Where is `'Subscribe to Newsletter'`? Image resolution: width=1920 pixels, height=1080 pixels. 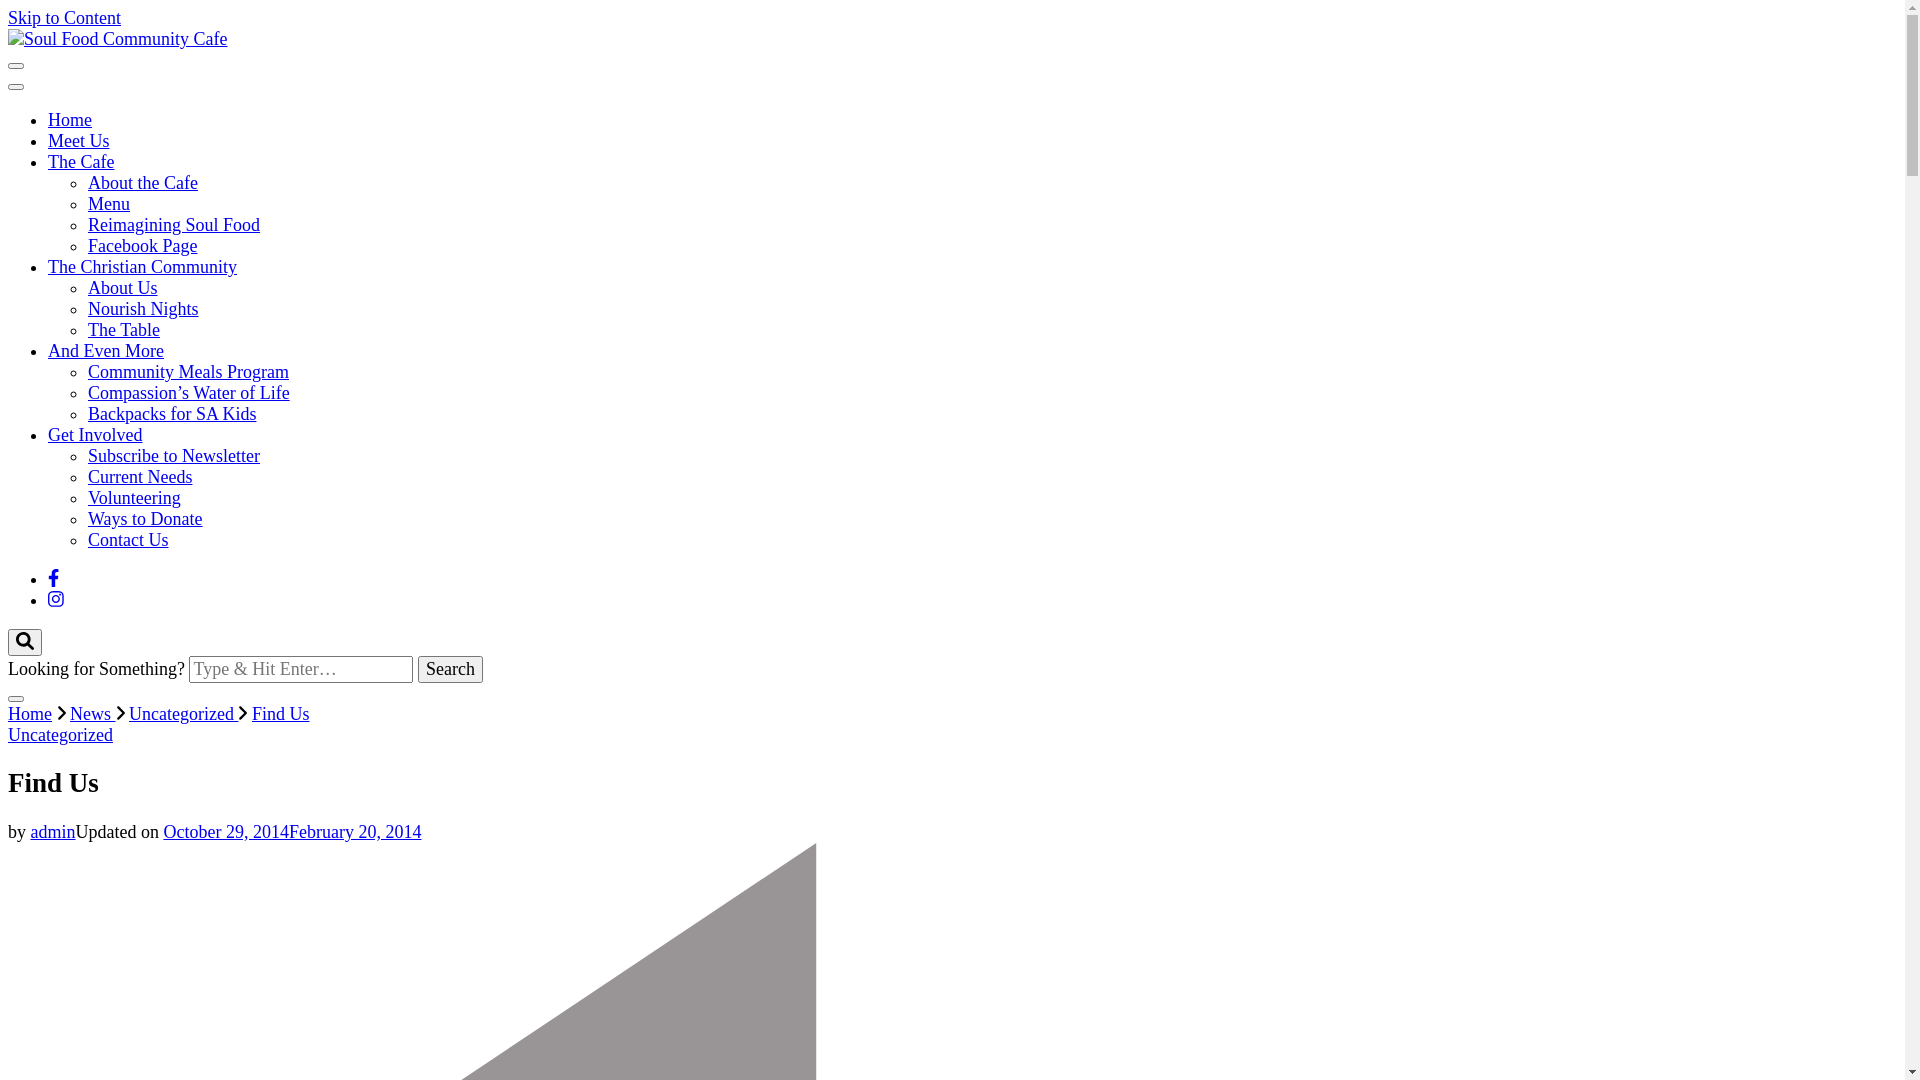 'Subscribe to Newsletter' is located at coordinates (173, 455).